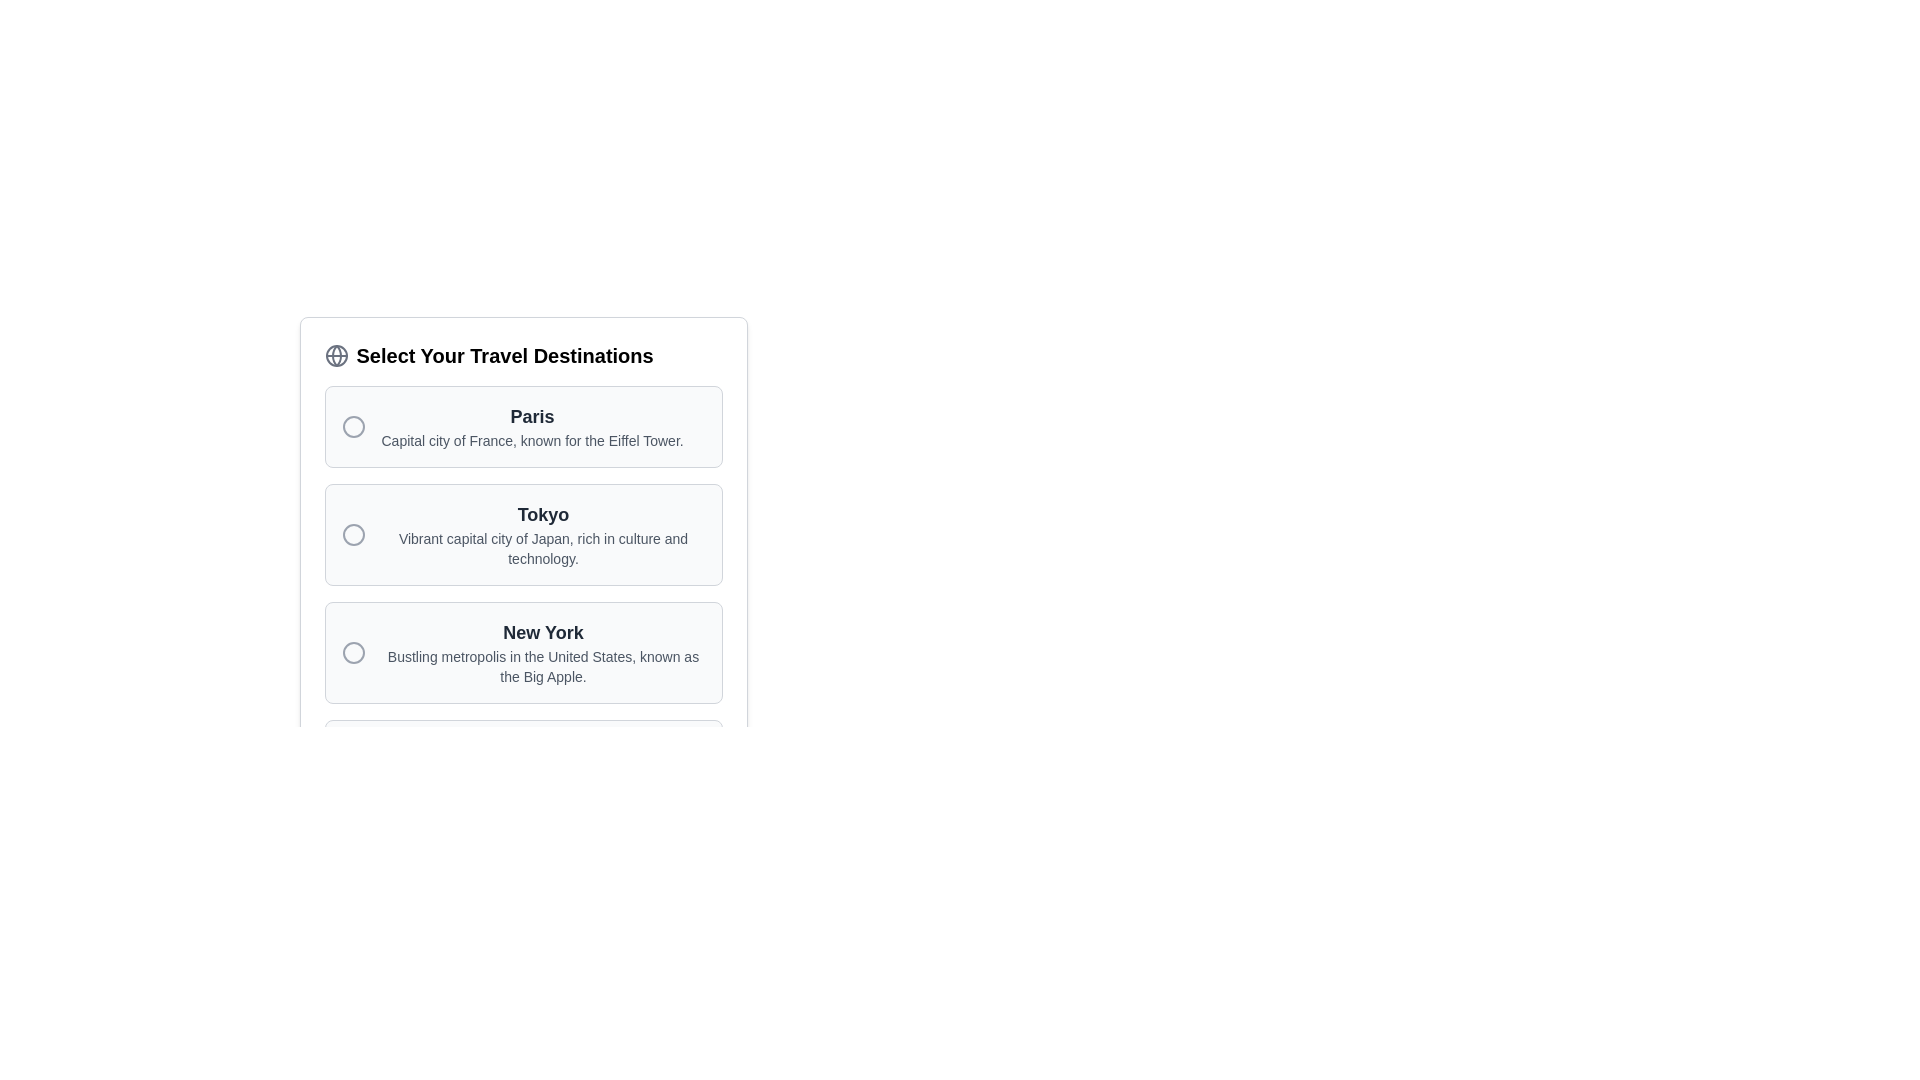 The width and height of the screenshot is (1920, 1080). I want to click on the Graphic Circle (SVG) element, which is a circular shape located in the lower region of the interface, so click(353, 770).